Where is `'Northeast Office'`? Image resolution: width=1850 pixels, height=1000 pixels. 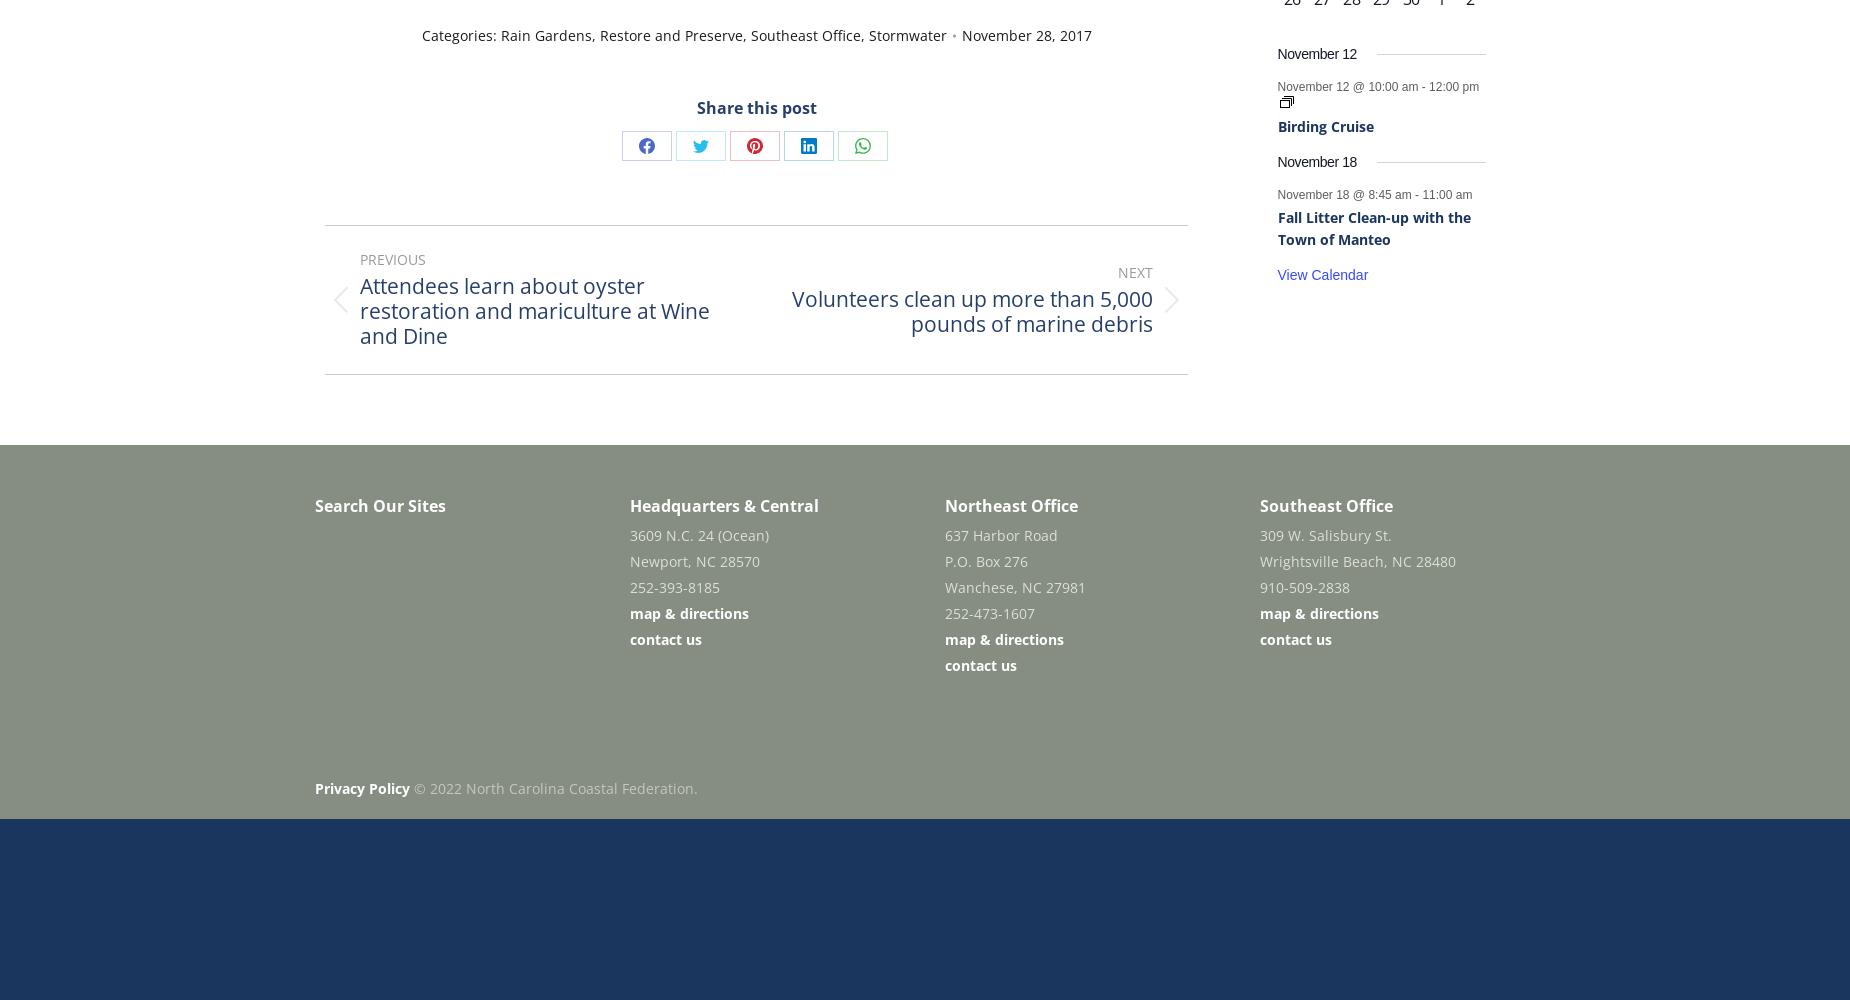
'Northeast Office' is located at coordinates (1010, 506).